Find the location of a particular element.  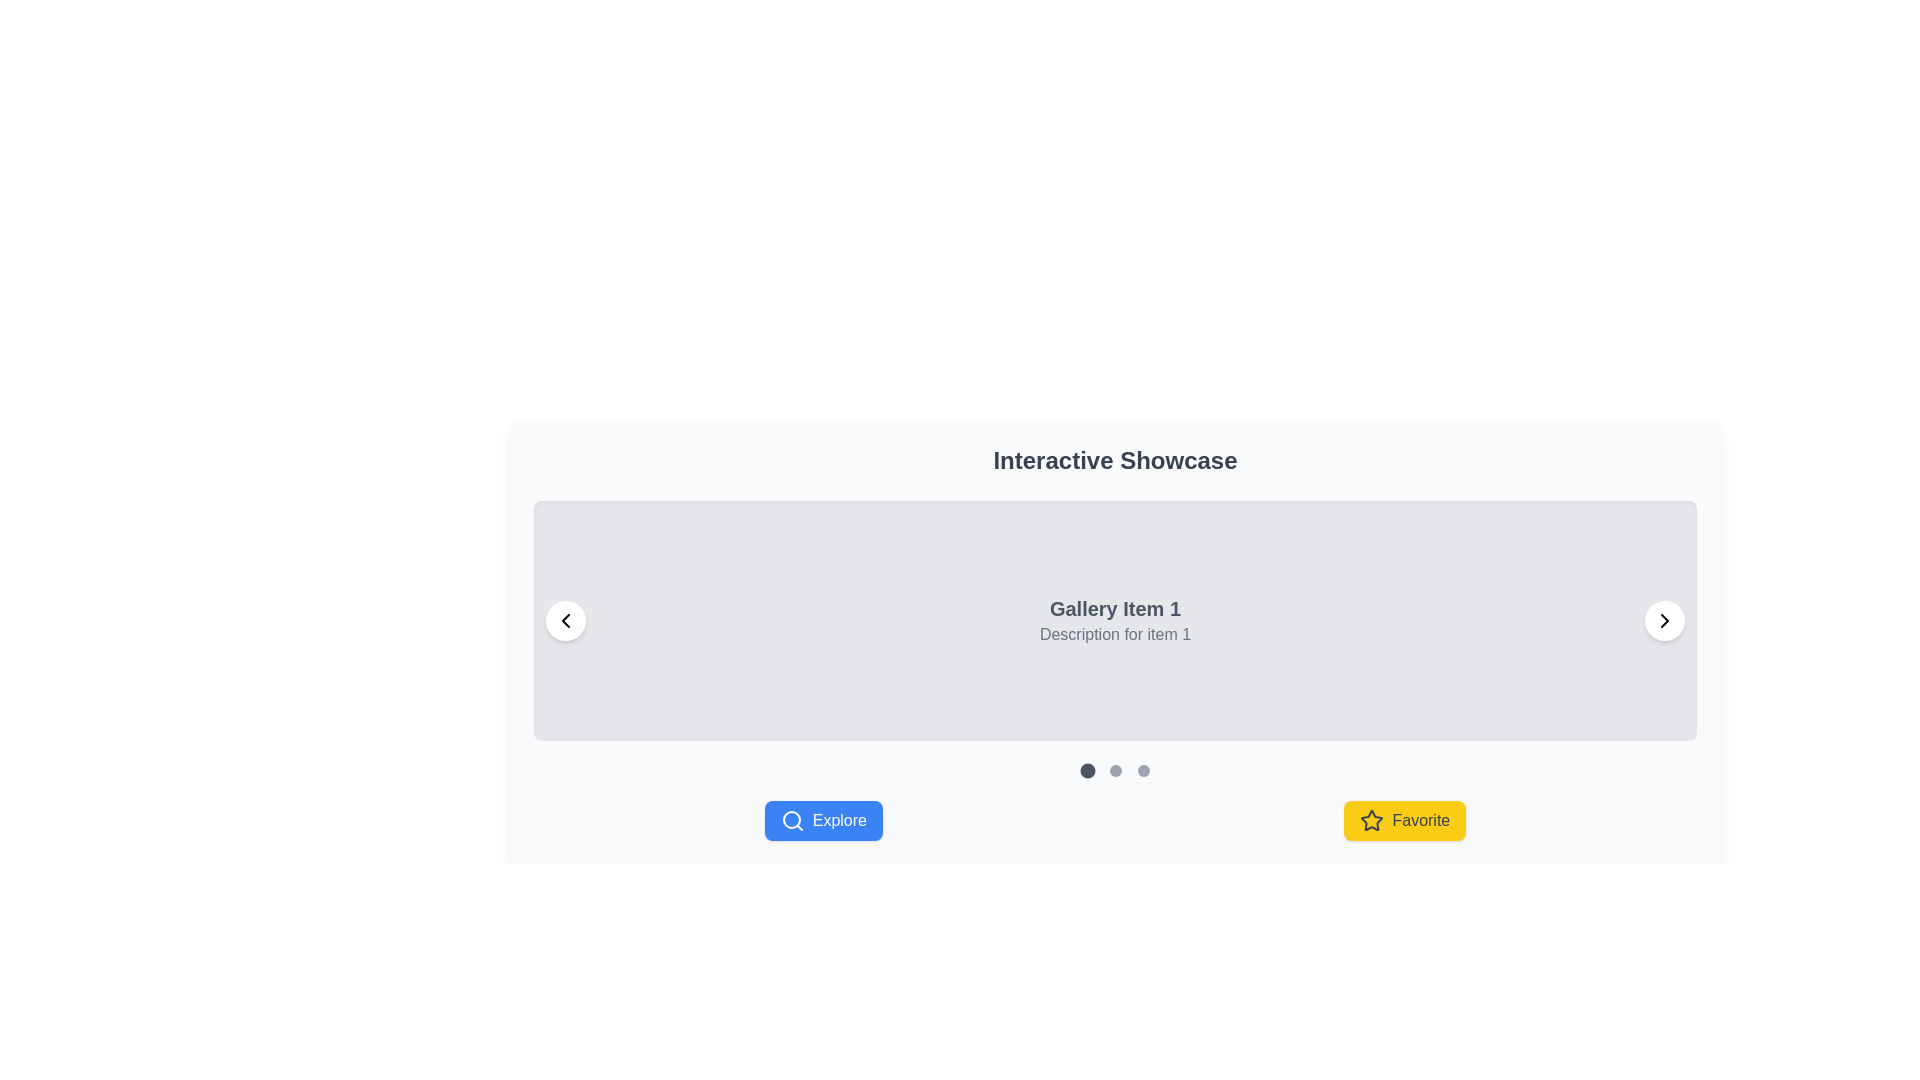

the third circular Interactive Indicator, which is styled with a gray background is located at coordinates (1143, 770).